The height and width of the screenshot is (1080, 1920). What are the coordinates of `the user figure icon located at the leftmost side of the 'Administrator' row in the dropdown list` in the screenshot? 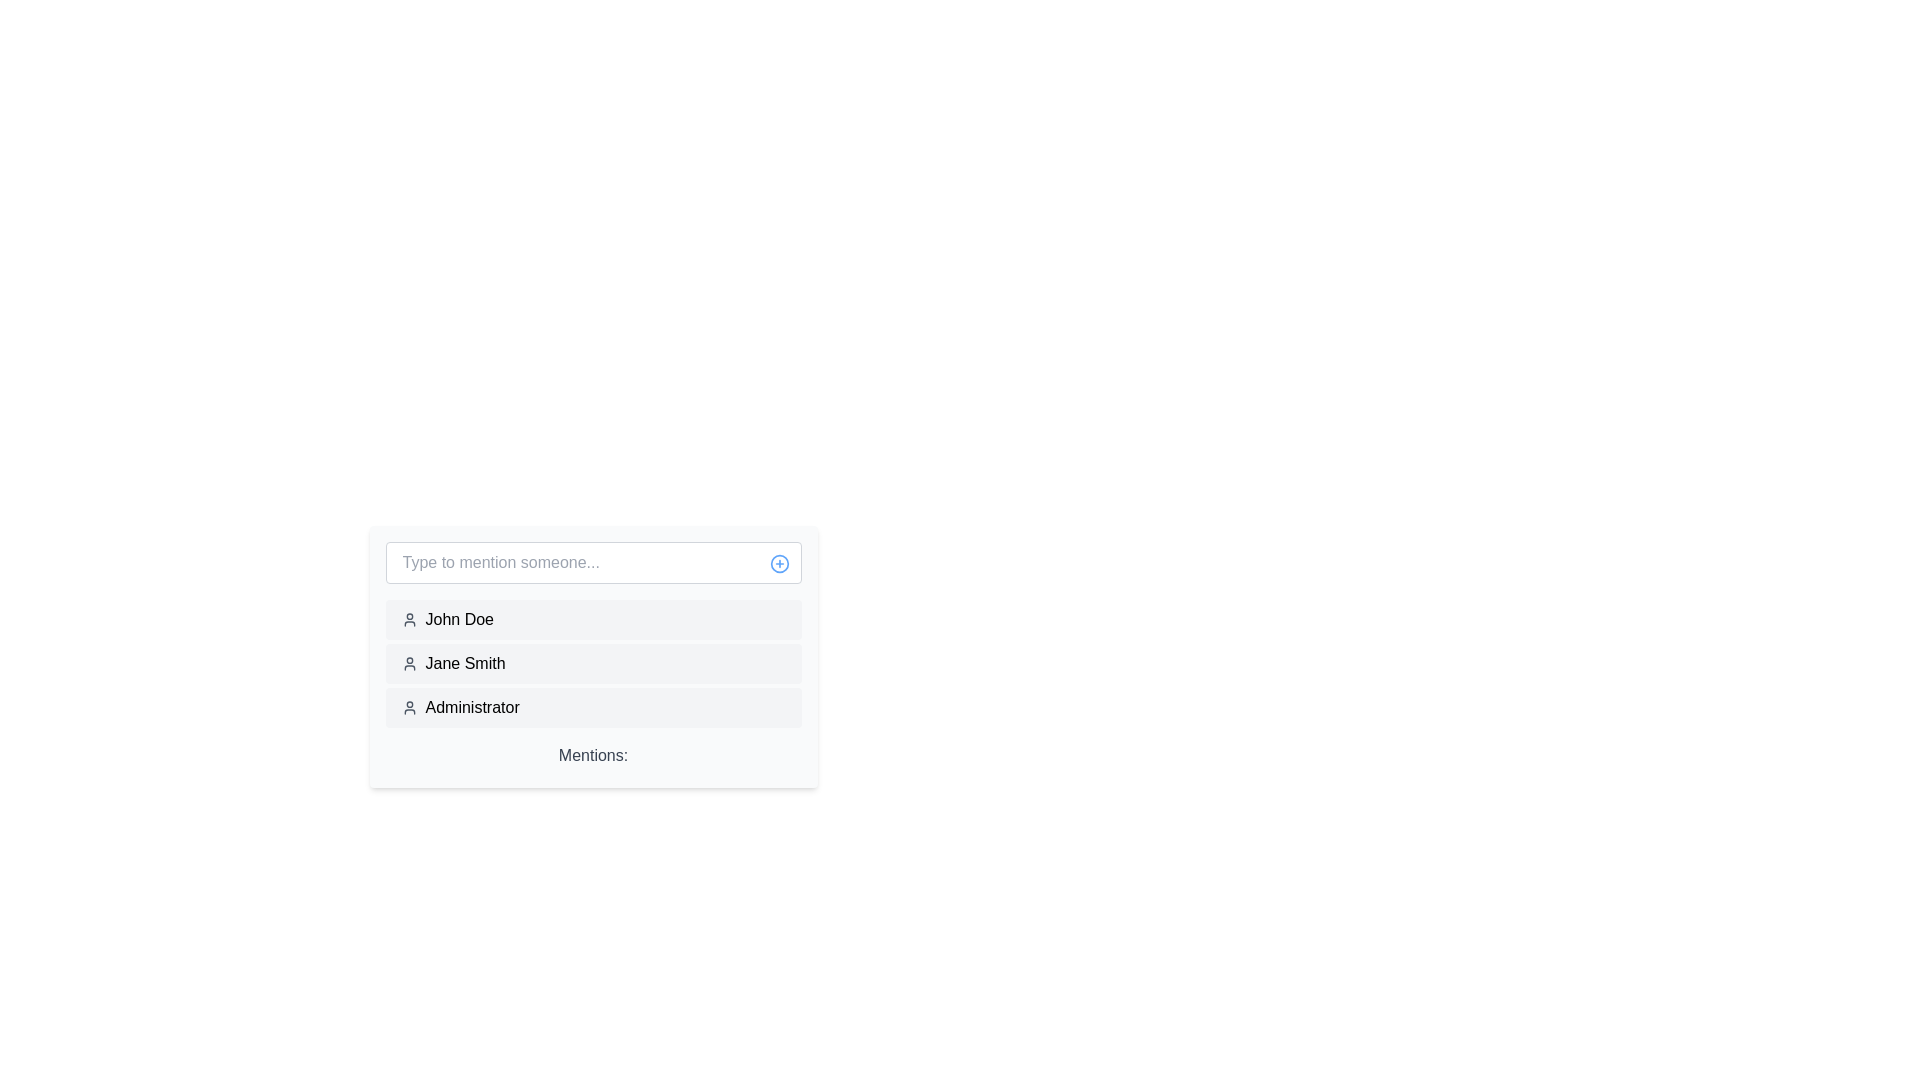 It's located at (408, 707).